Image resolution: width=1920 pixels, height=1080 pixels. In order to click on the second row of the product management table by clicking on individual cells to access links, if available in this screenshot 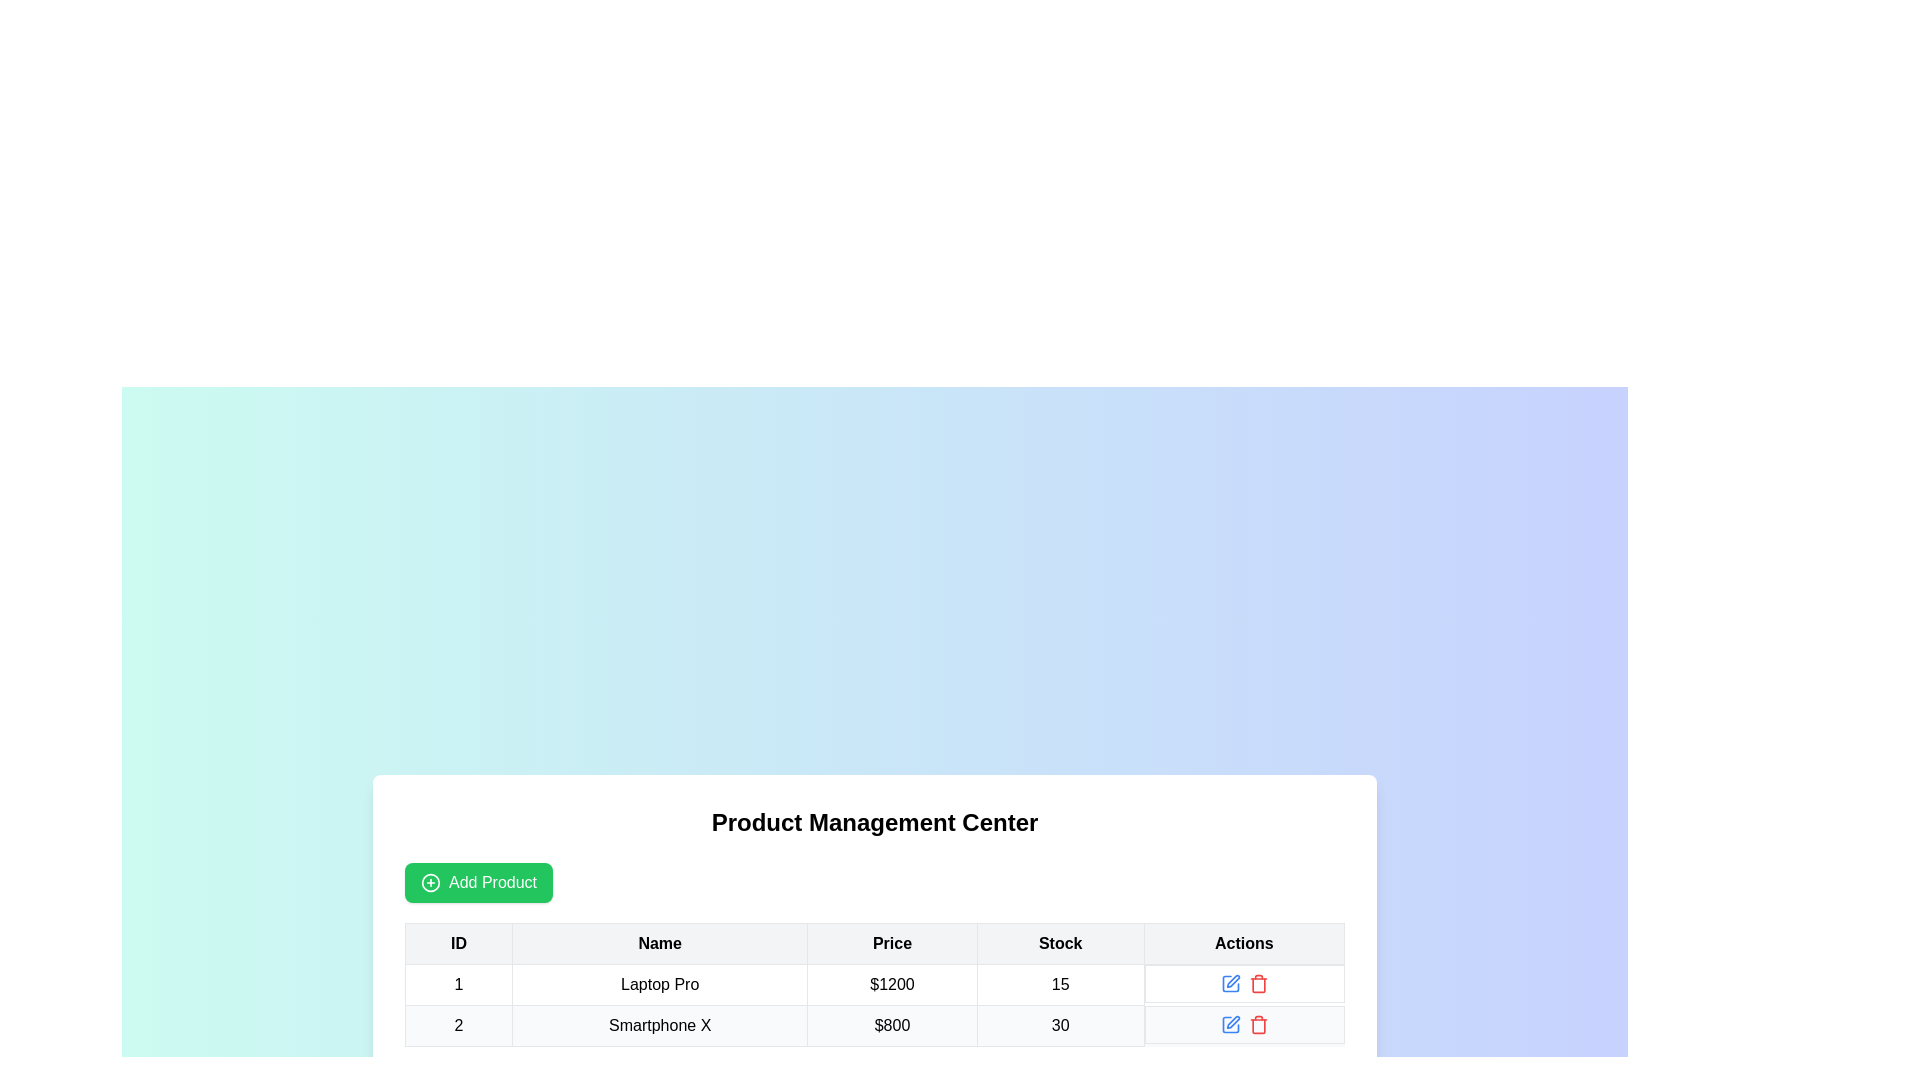, I will do `click(874, 1026)`.